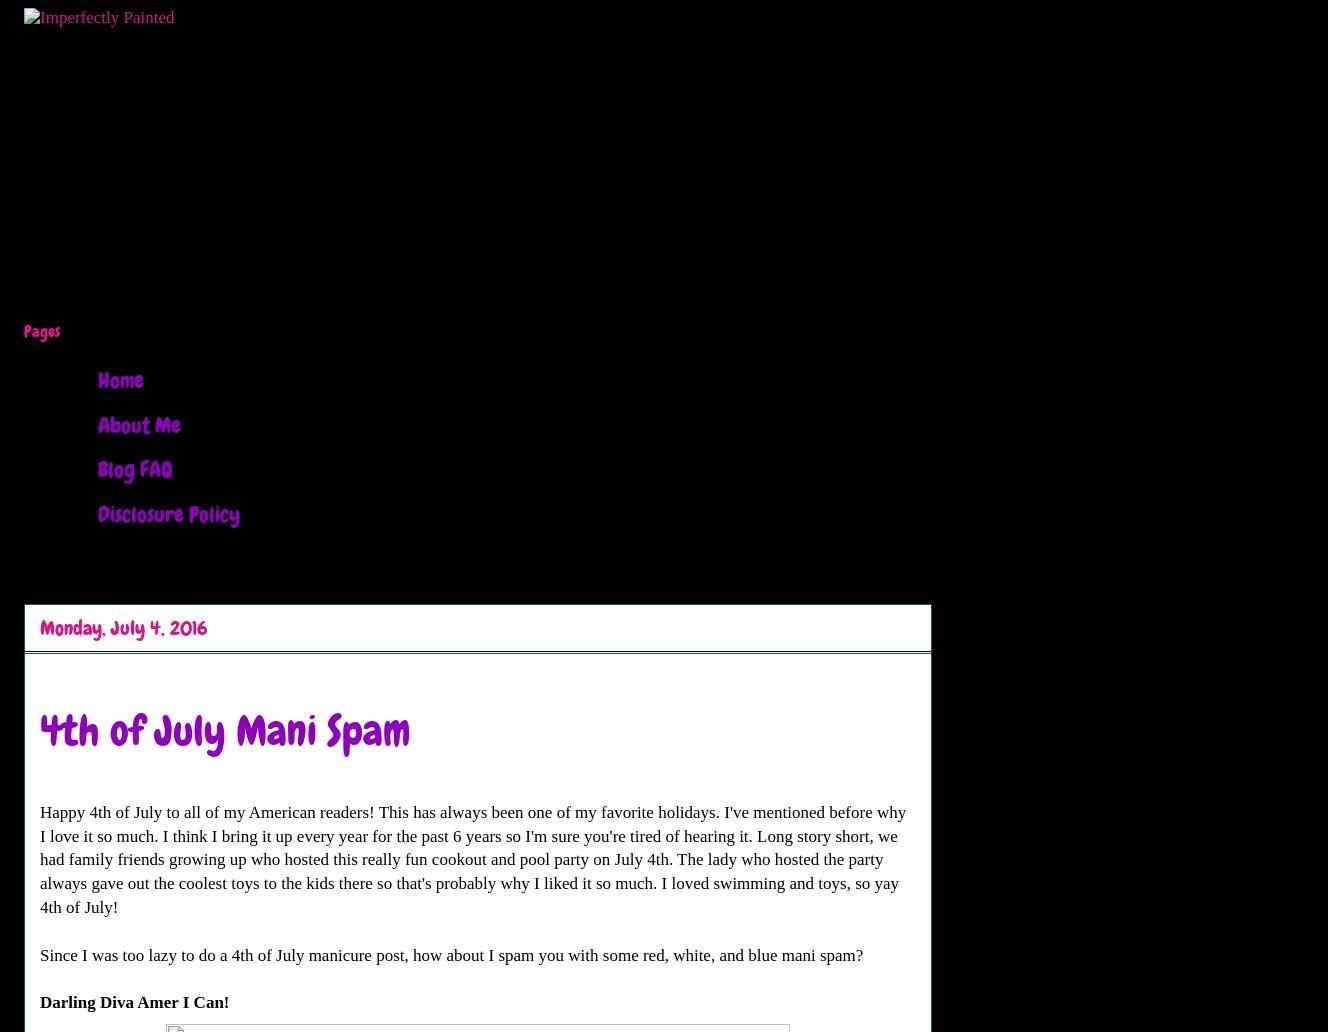 The height and width of the screenshot is (1032, 1328). Describe the element at coordinates (123, 627) in the screenshot. I see `'Monday, July 4, 2016'` at that location.